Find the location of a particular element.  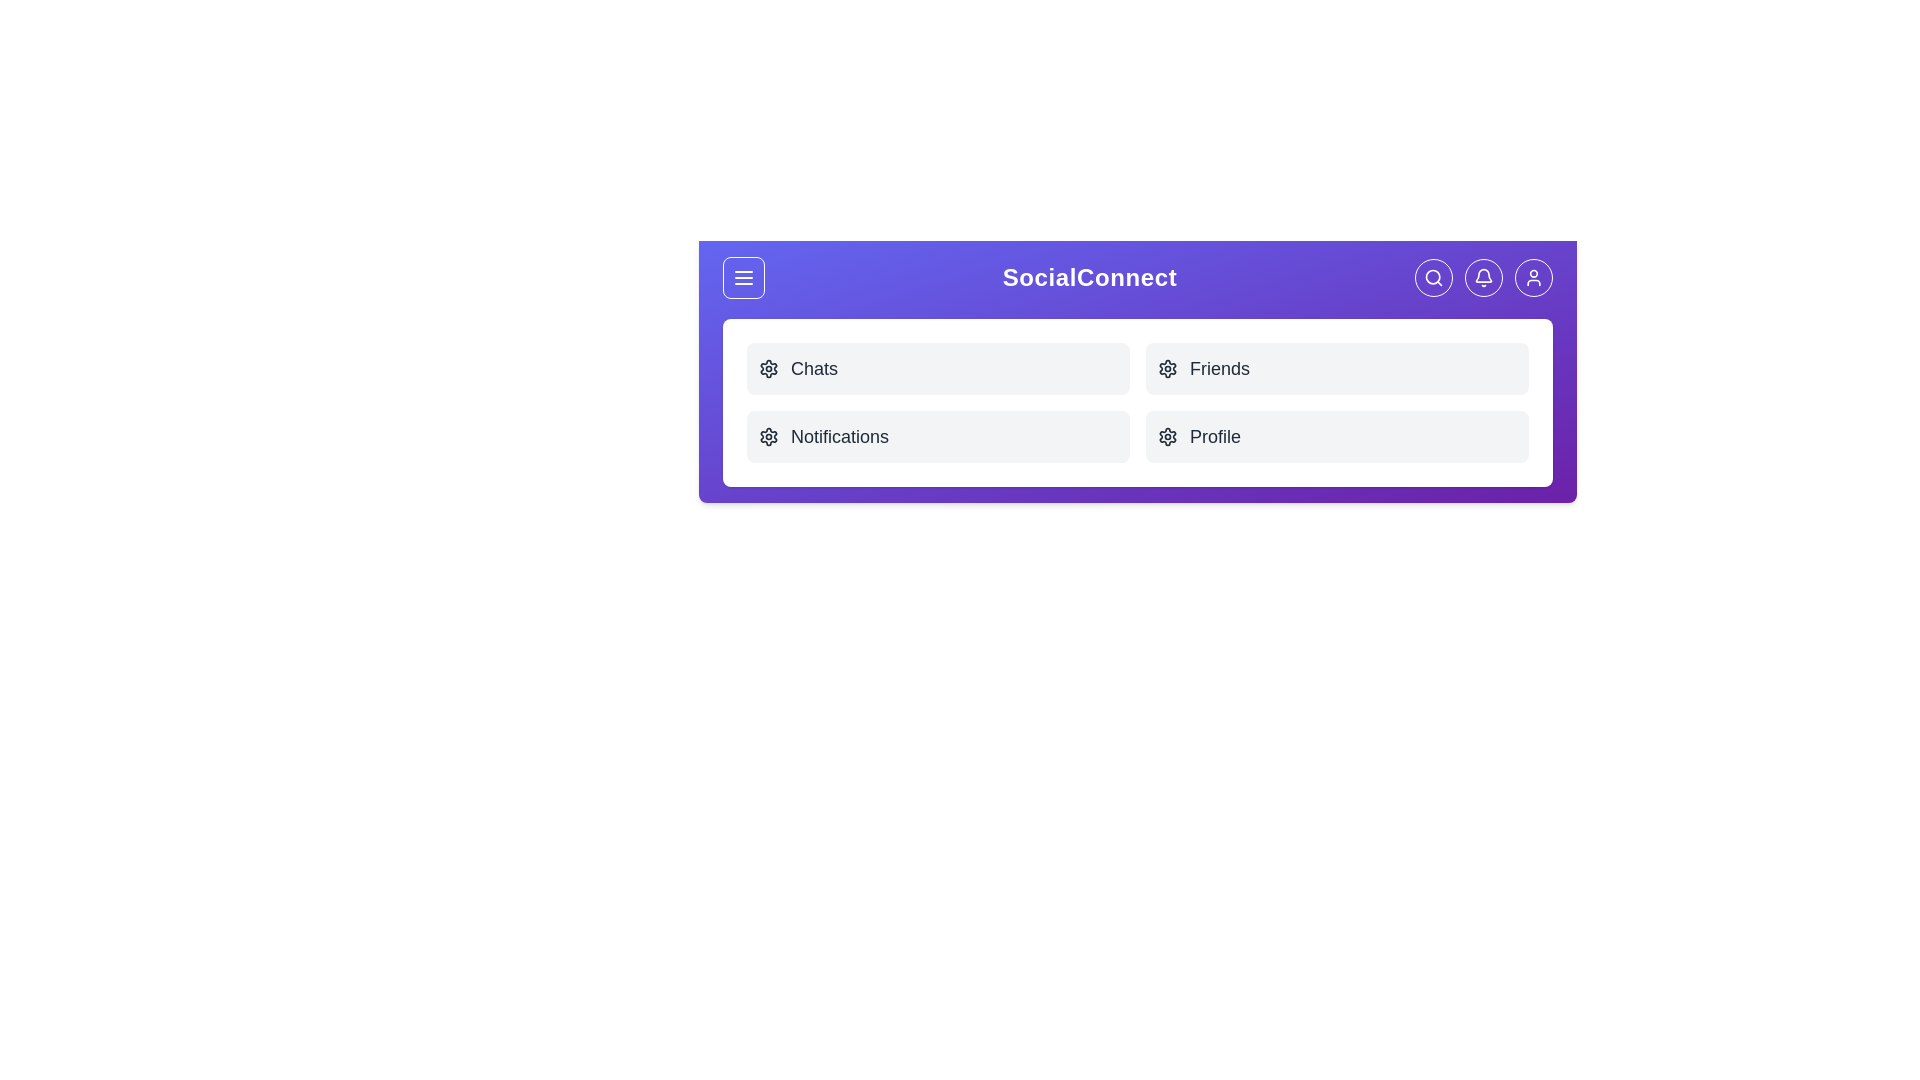

the Notifications button in the navigation bar is located at coordinates (1483, 277).